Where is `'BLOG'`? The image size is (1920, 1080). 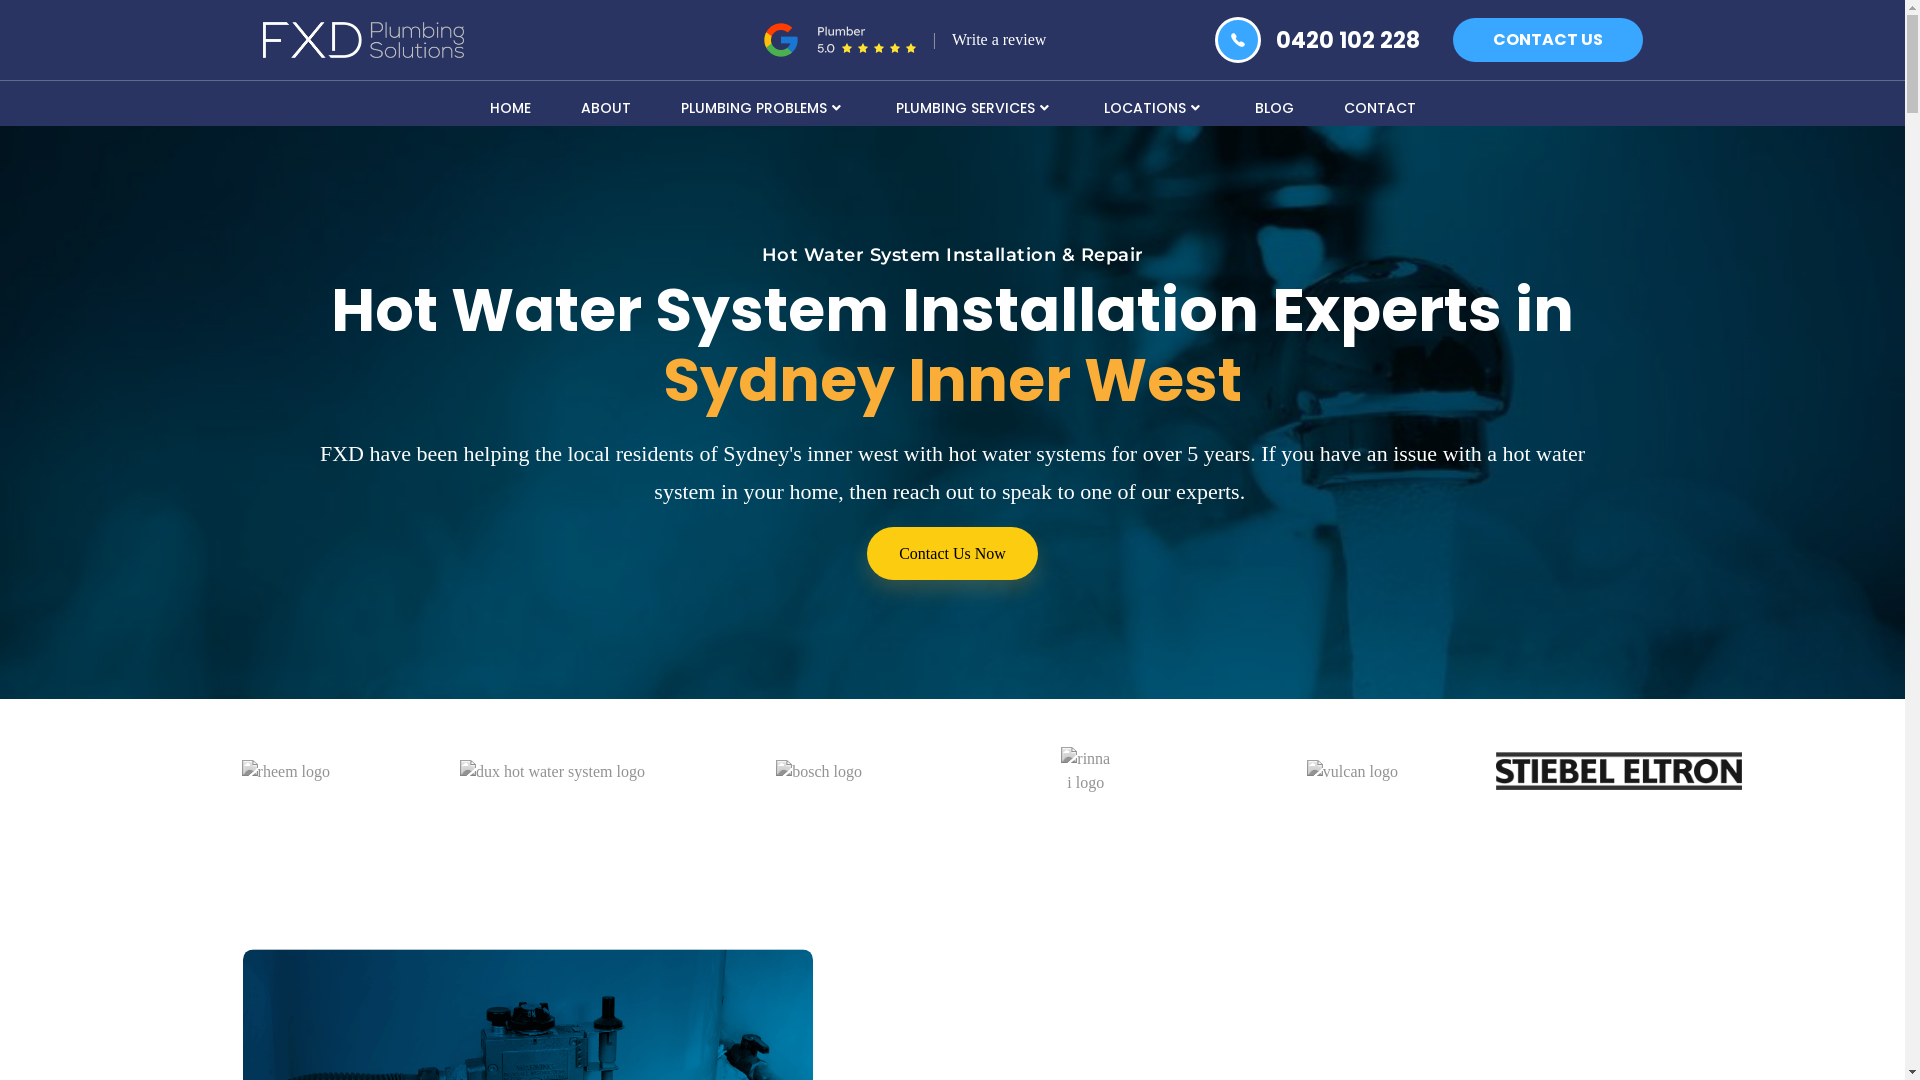
'BLOG' is located at coordinates (1228, 105).